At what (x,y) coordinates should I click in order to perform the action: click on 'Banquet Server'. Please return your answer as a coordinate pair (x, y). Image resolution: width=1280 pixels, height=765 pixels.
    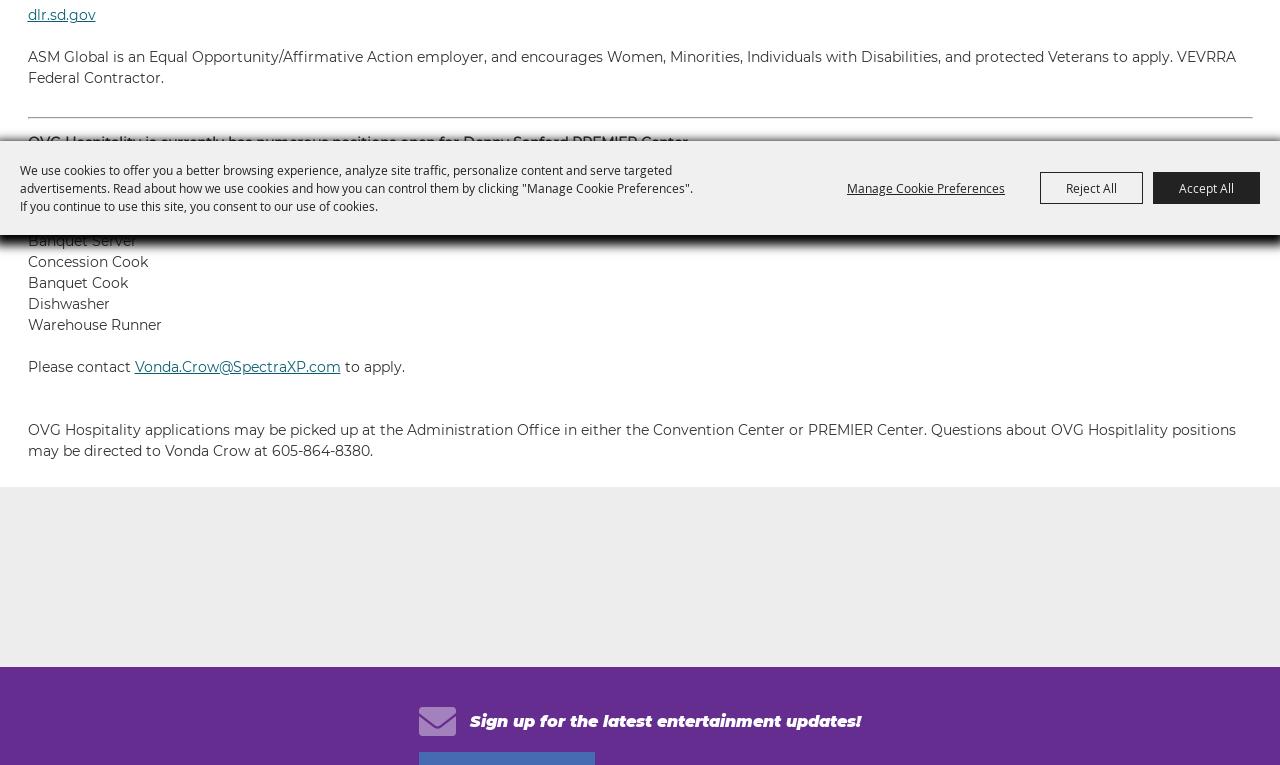
    Looking at the image, I should click on (27, 240).